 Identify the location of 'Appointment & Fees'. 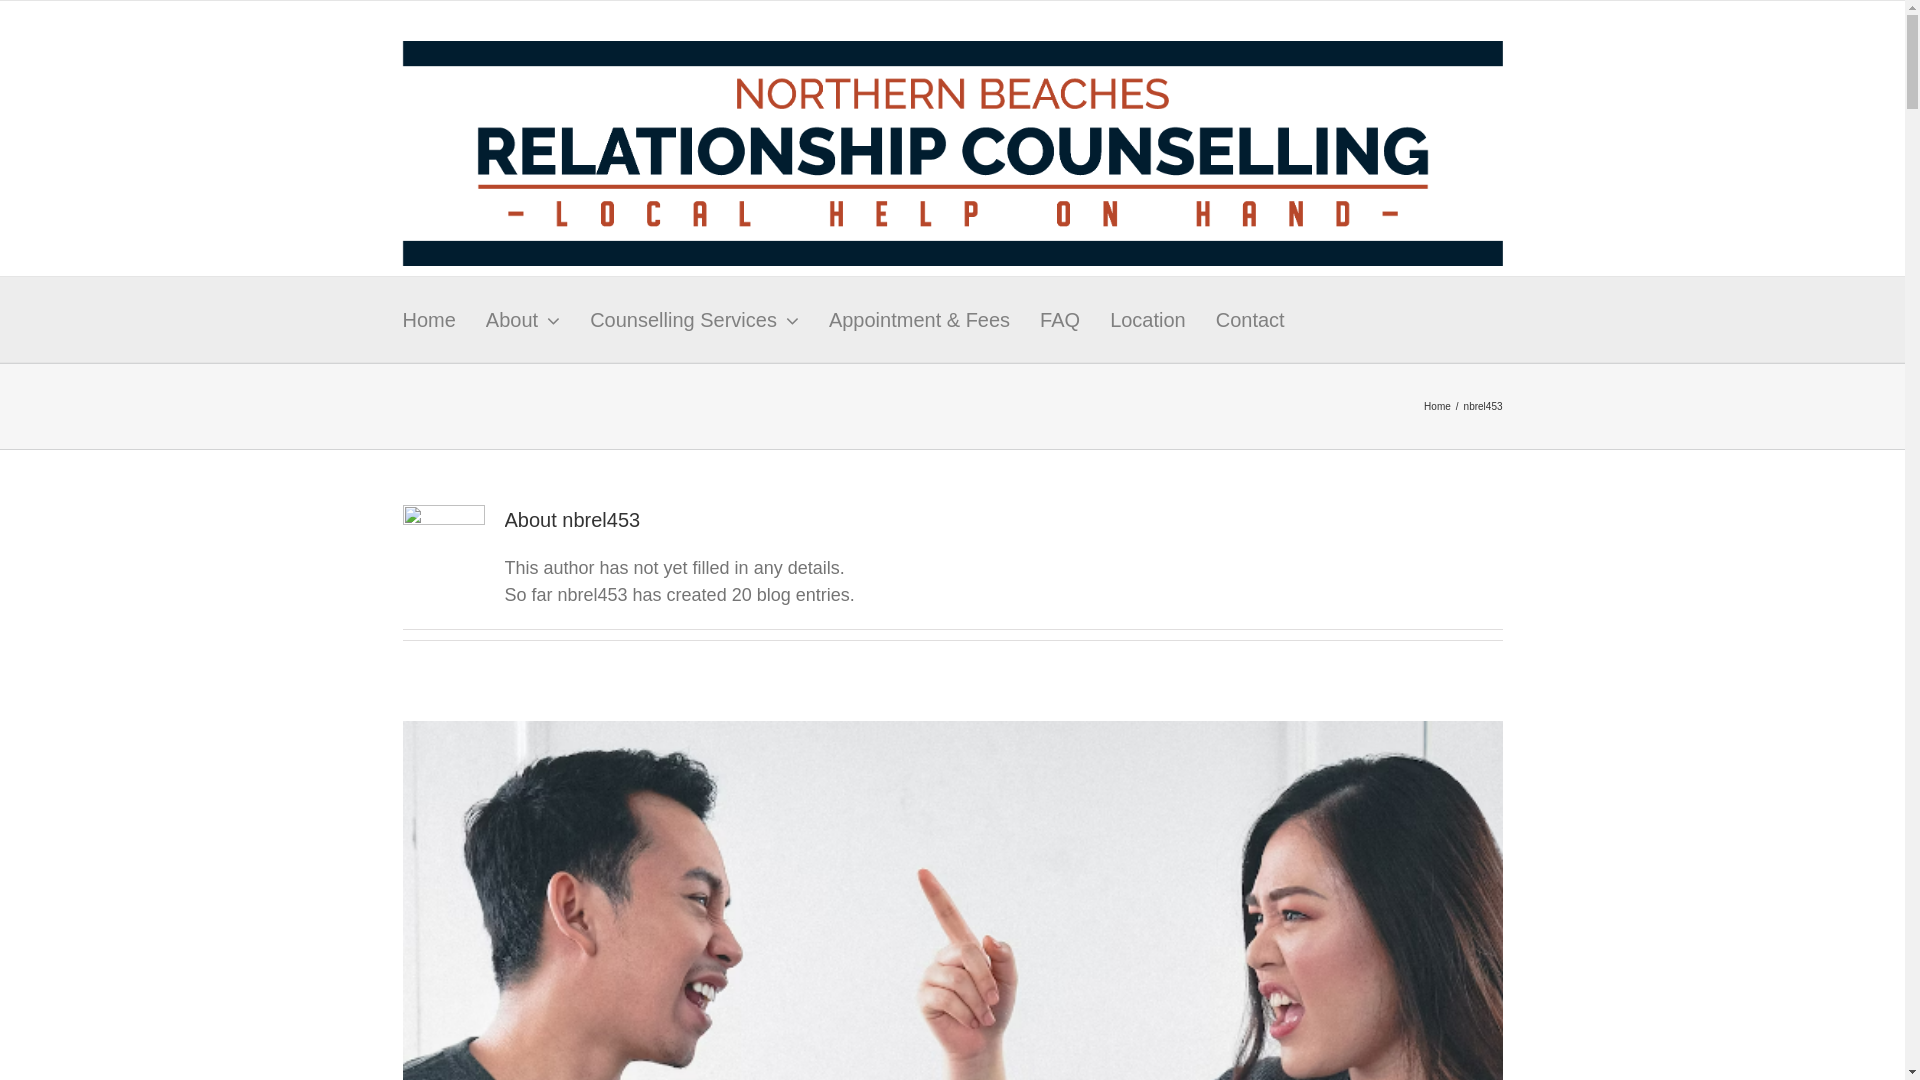
(829, 318).